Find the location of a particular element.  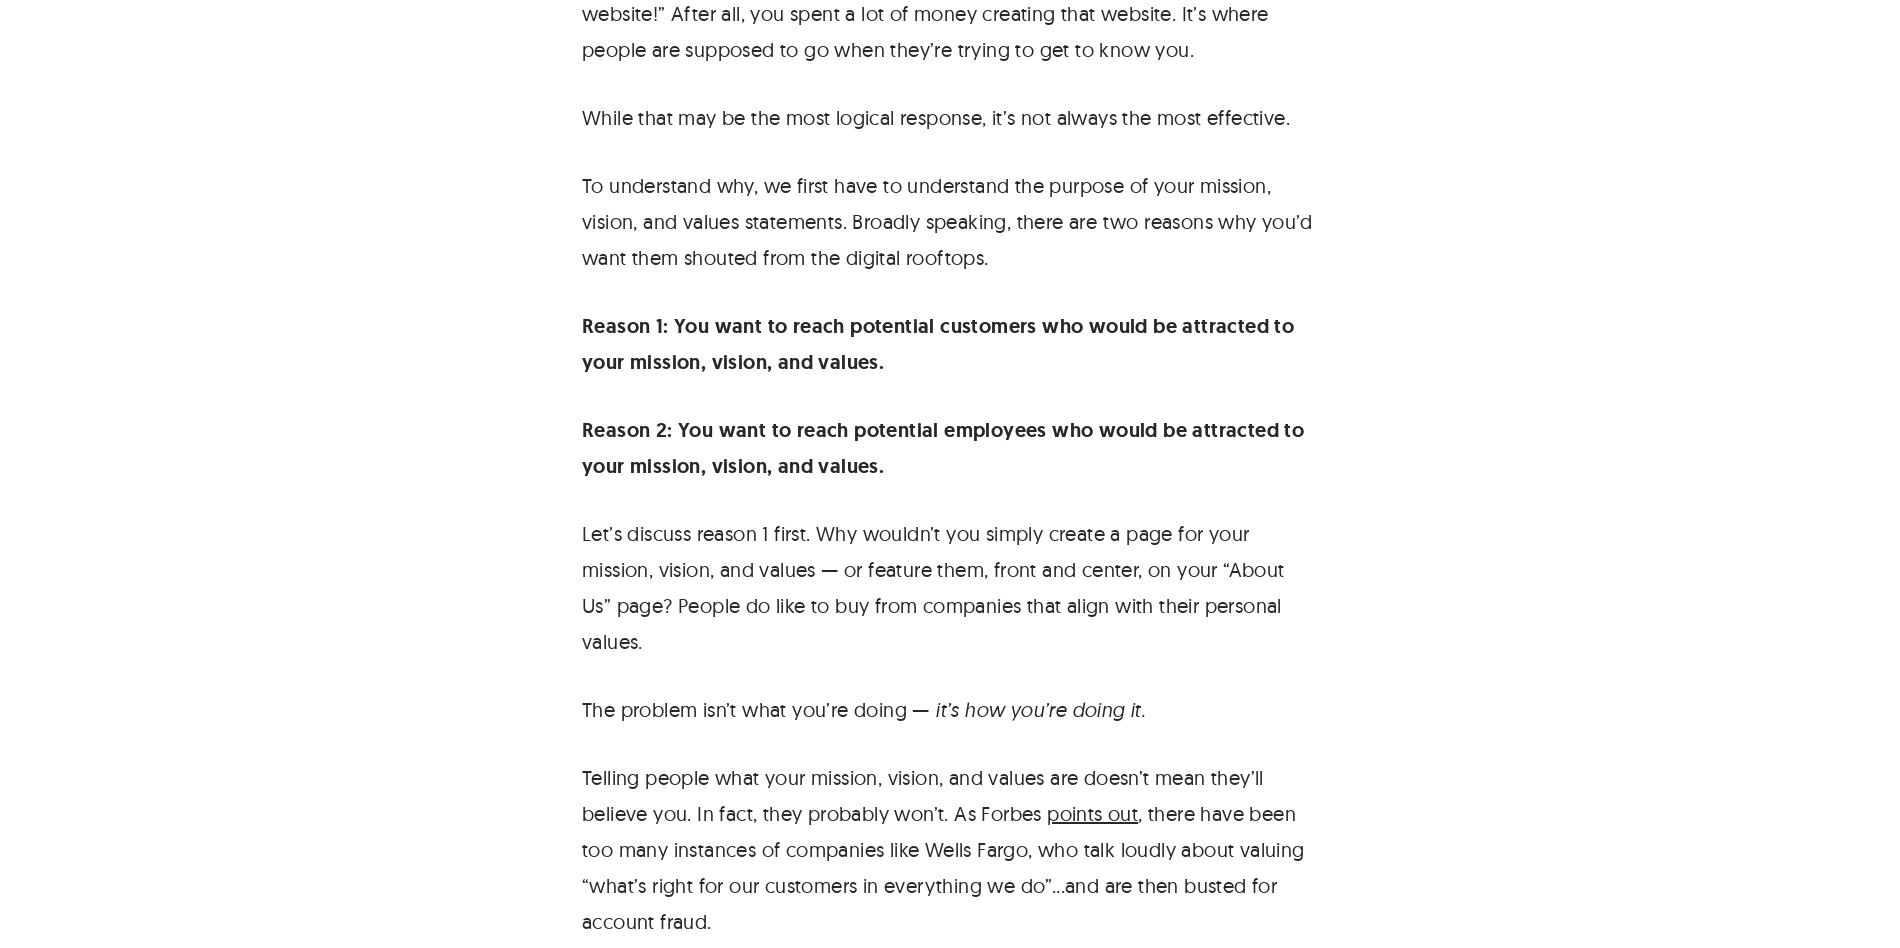

'Privacy' is located at coordinates (1749, 340).